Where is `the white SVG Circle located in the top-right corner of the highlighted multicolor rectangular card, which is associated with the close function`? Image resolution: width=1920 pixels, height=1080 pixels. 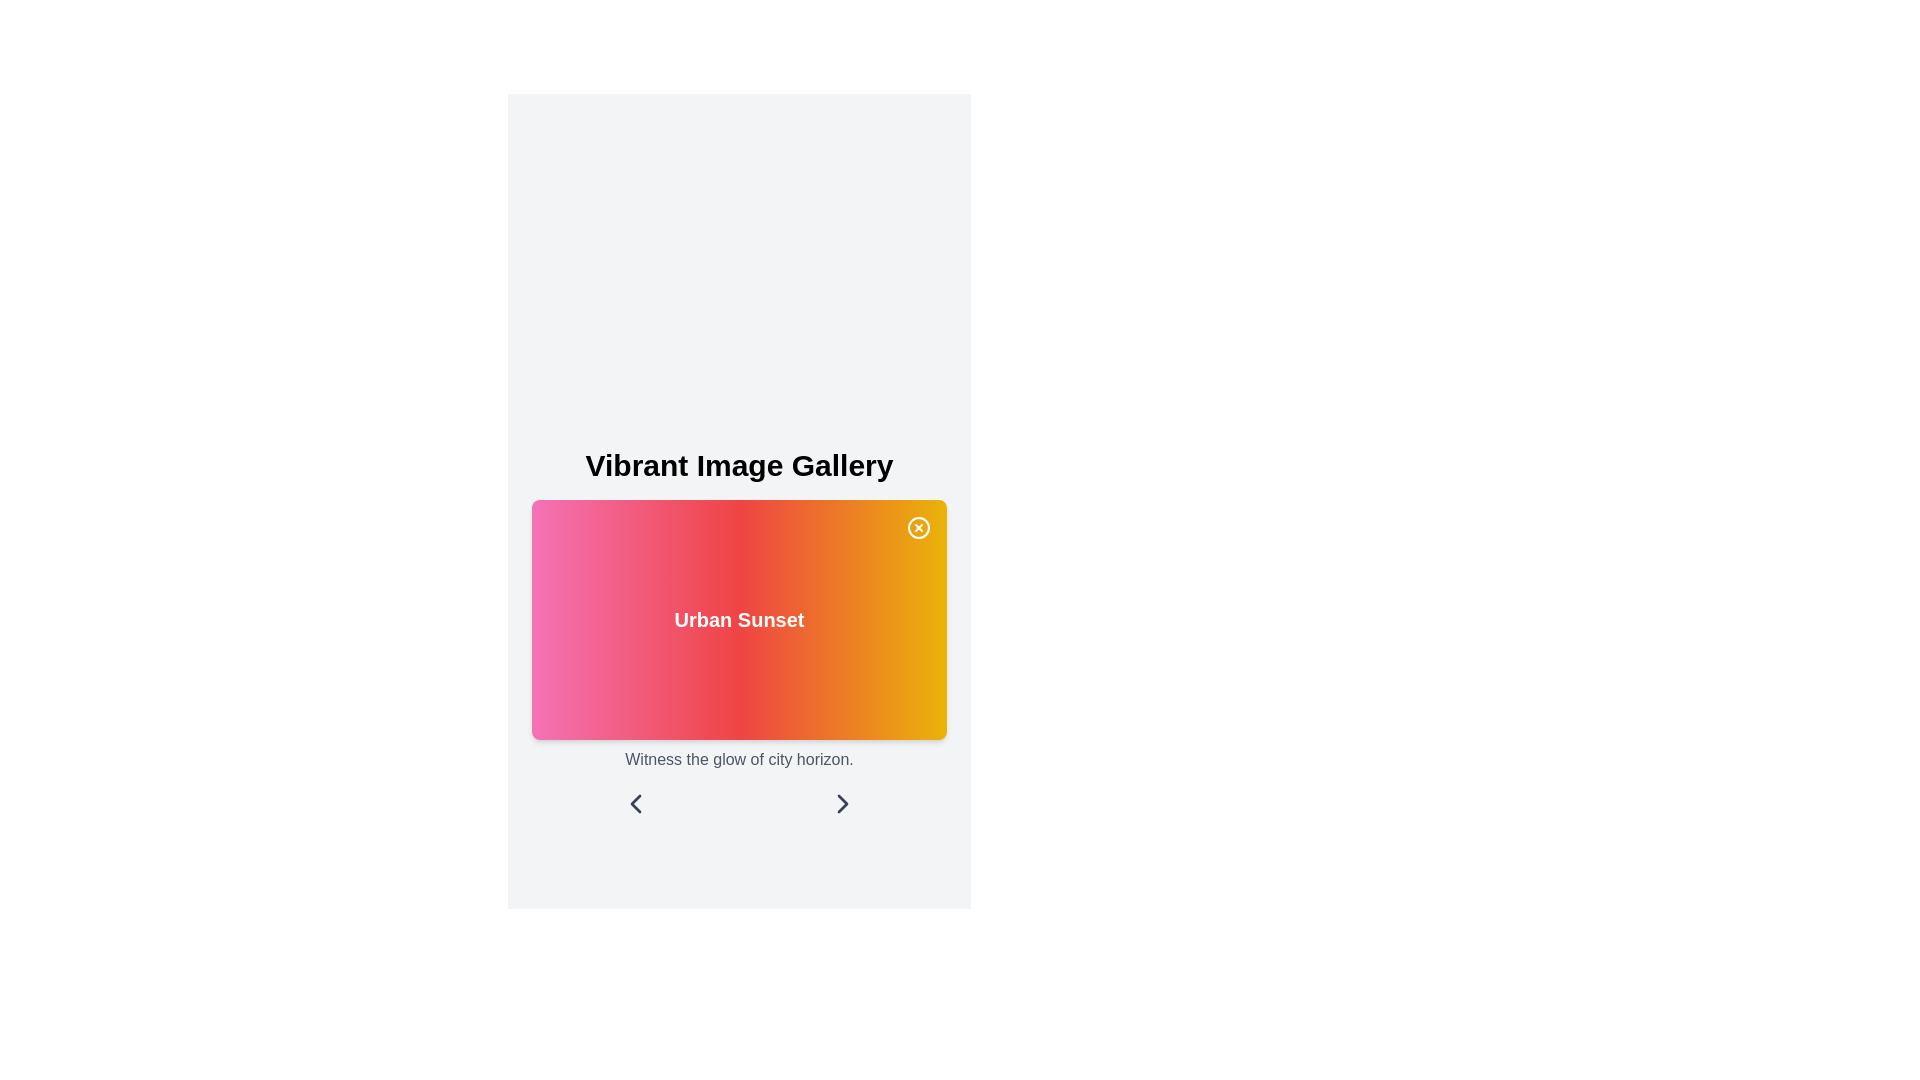
the white SVG Circle located in the top-right corner of the highlighted multicolor rectangular card, which is associated with the close function is located at coordinates (917, 527).